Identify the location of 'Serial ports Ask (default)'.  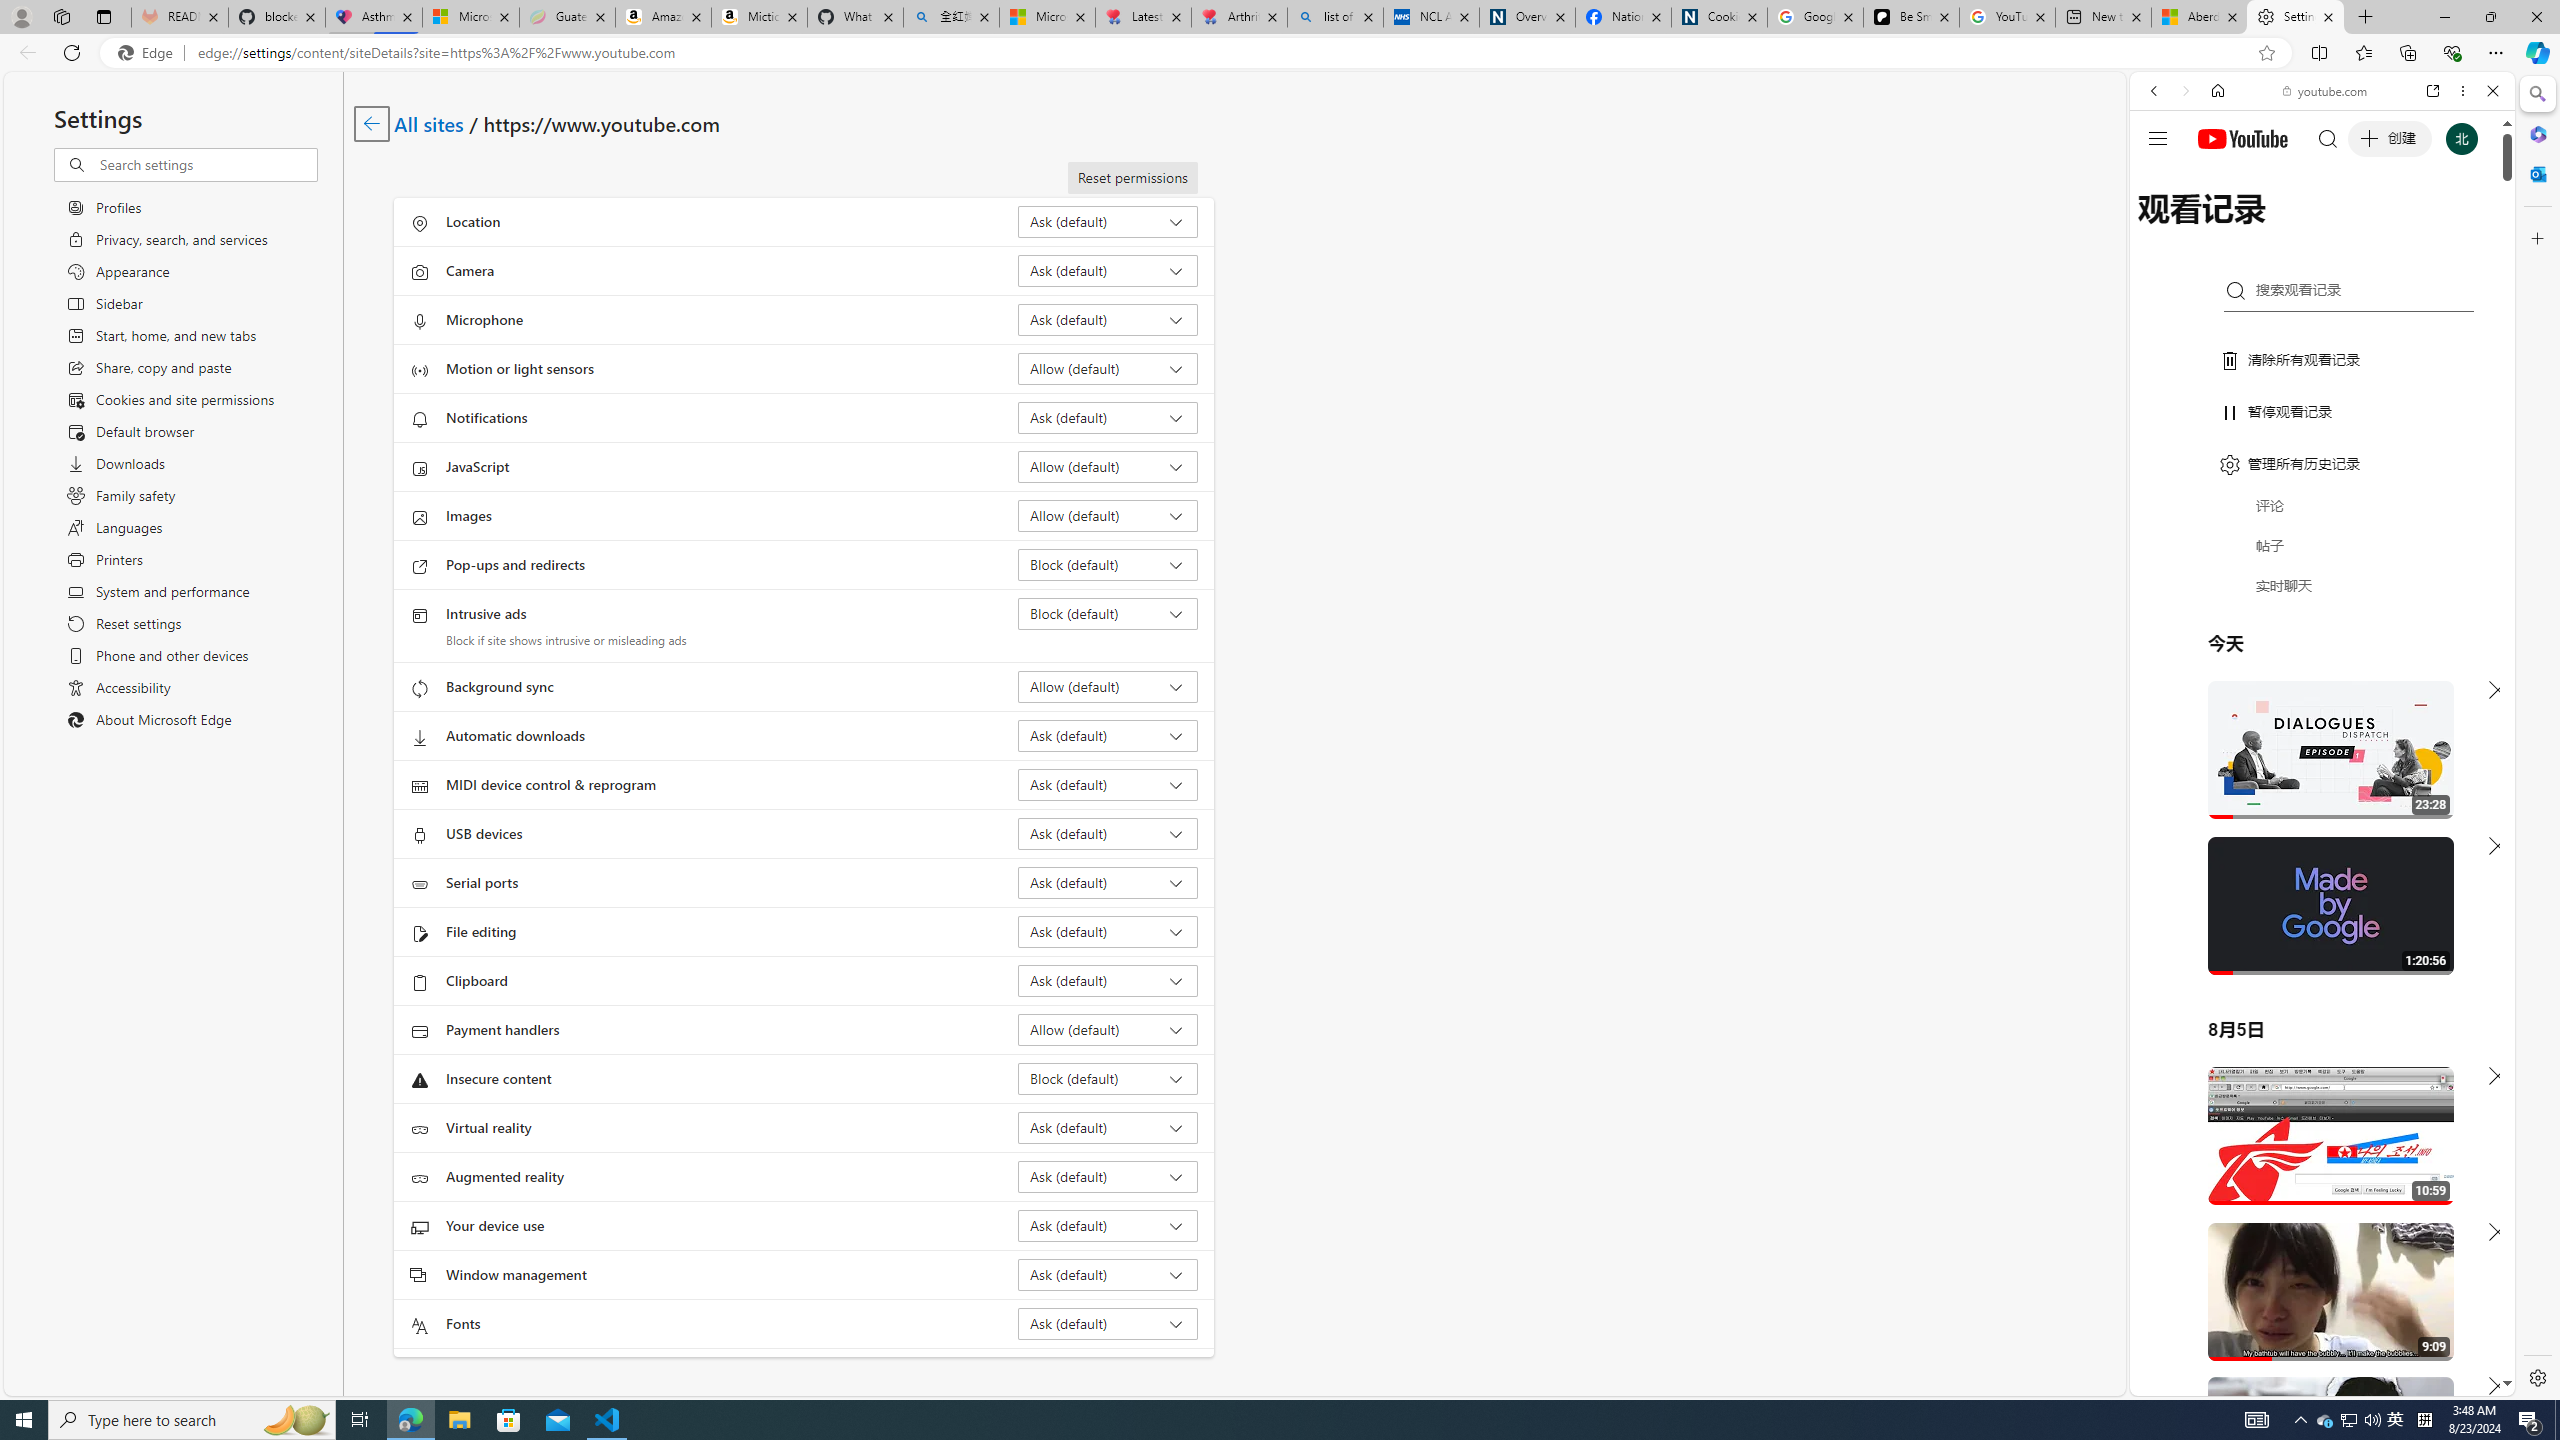
(1108, 881).